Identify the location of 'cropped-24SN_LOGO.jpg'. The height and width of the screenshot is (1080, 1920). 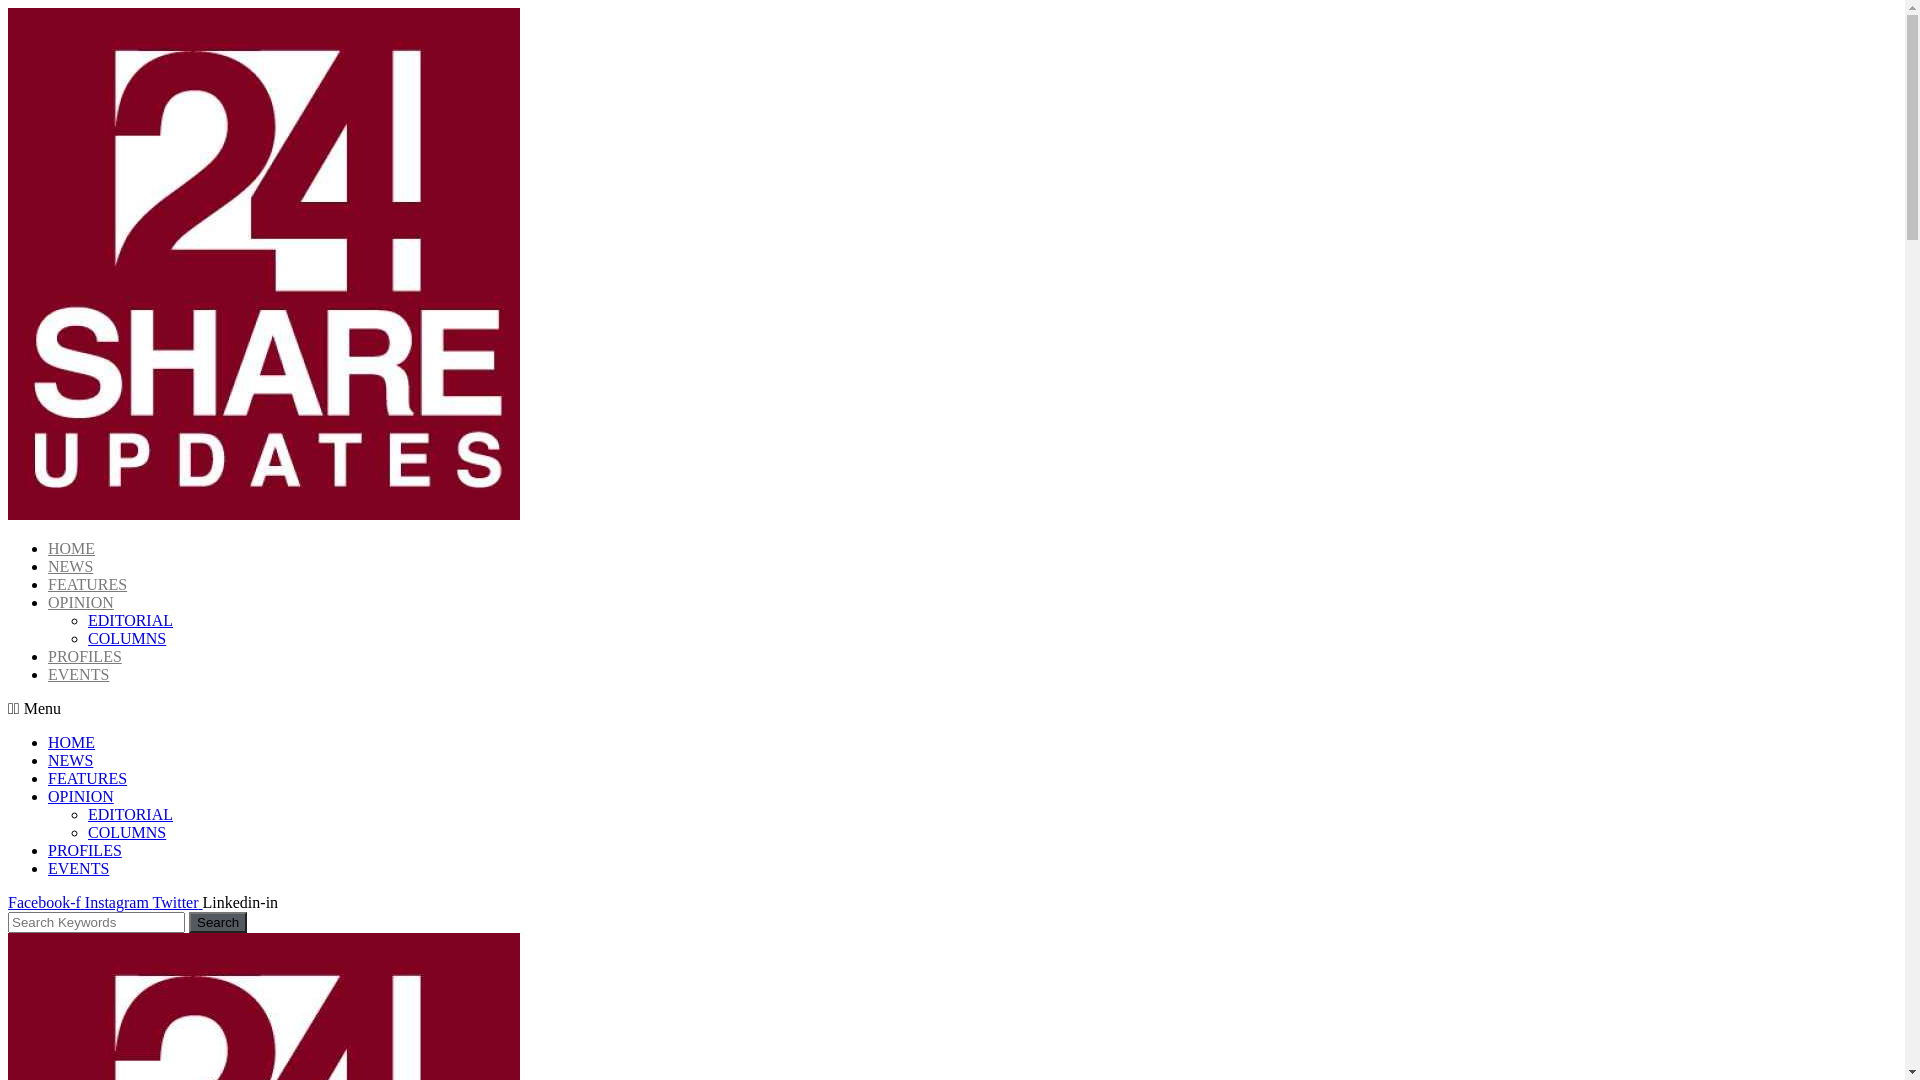
(263, 262).